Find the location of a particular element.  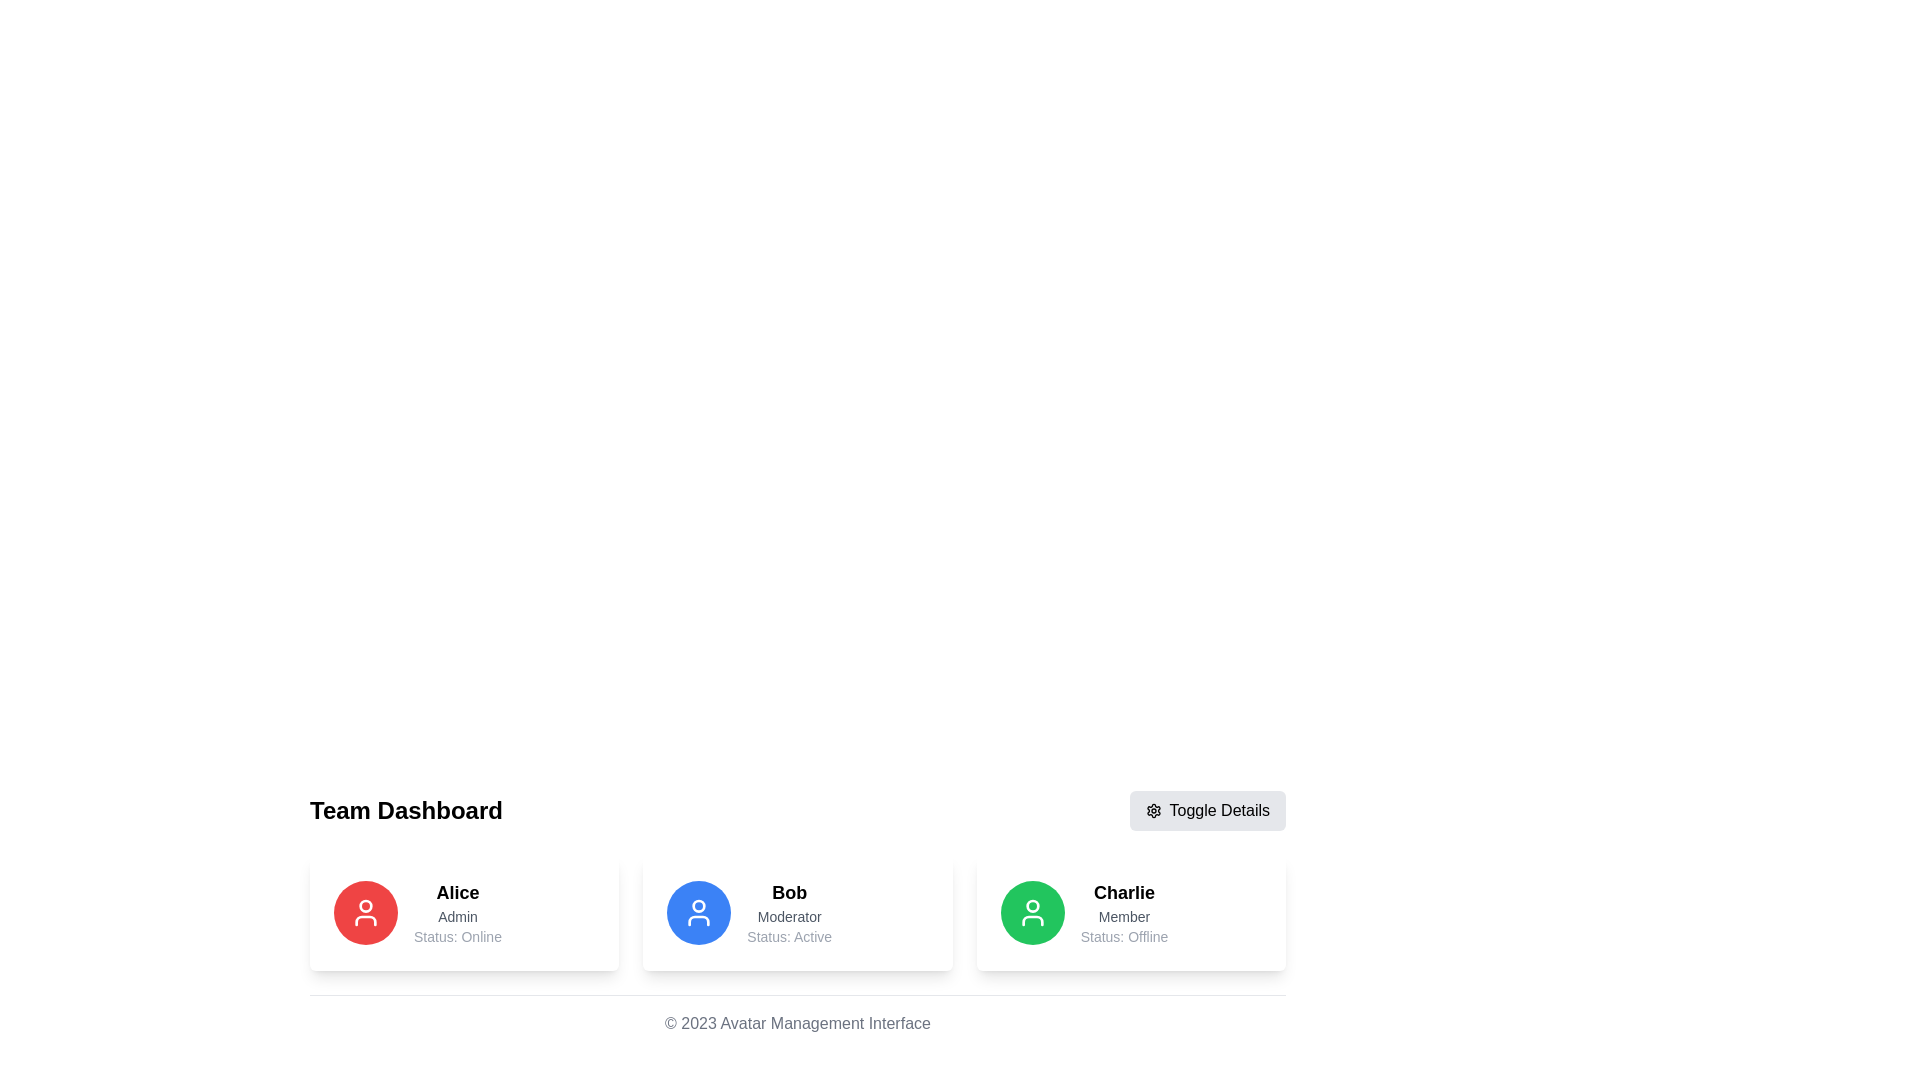

the gear-like settings icon located in the top-right portion of the dashboard area is located at coordinates (1153, 810).